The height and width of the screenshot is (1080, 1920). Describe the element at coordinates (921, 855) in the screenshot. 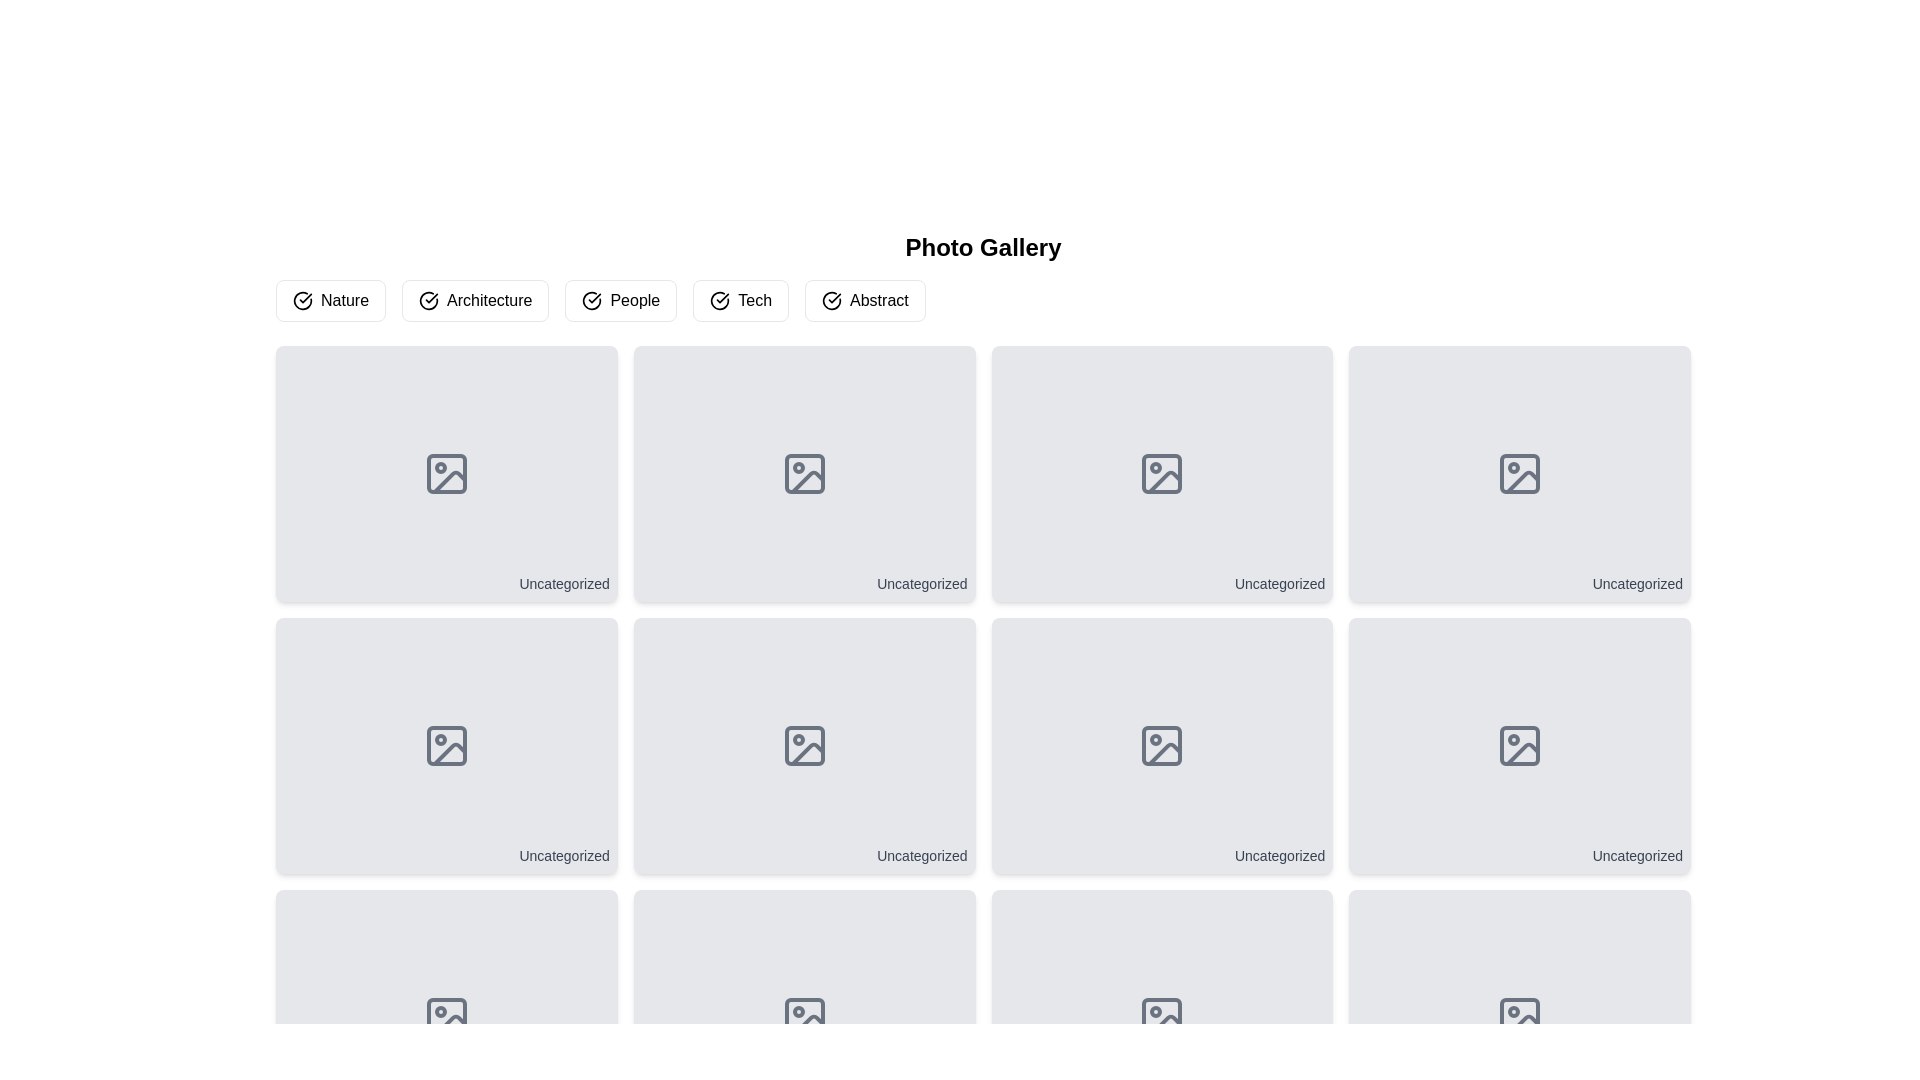

I see `the small gray text label reading 'Uncategorized' located at the bottom-right corner of the card in the second row, fourth column of the grid layout` at that location.